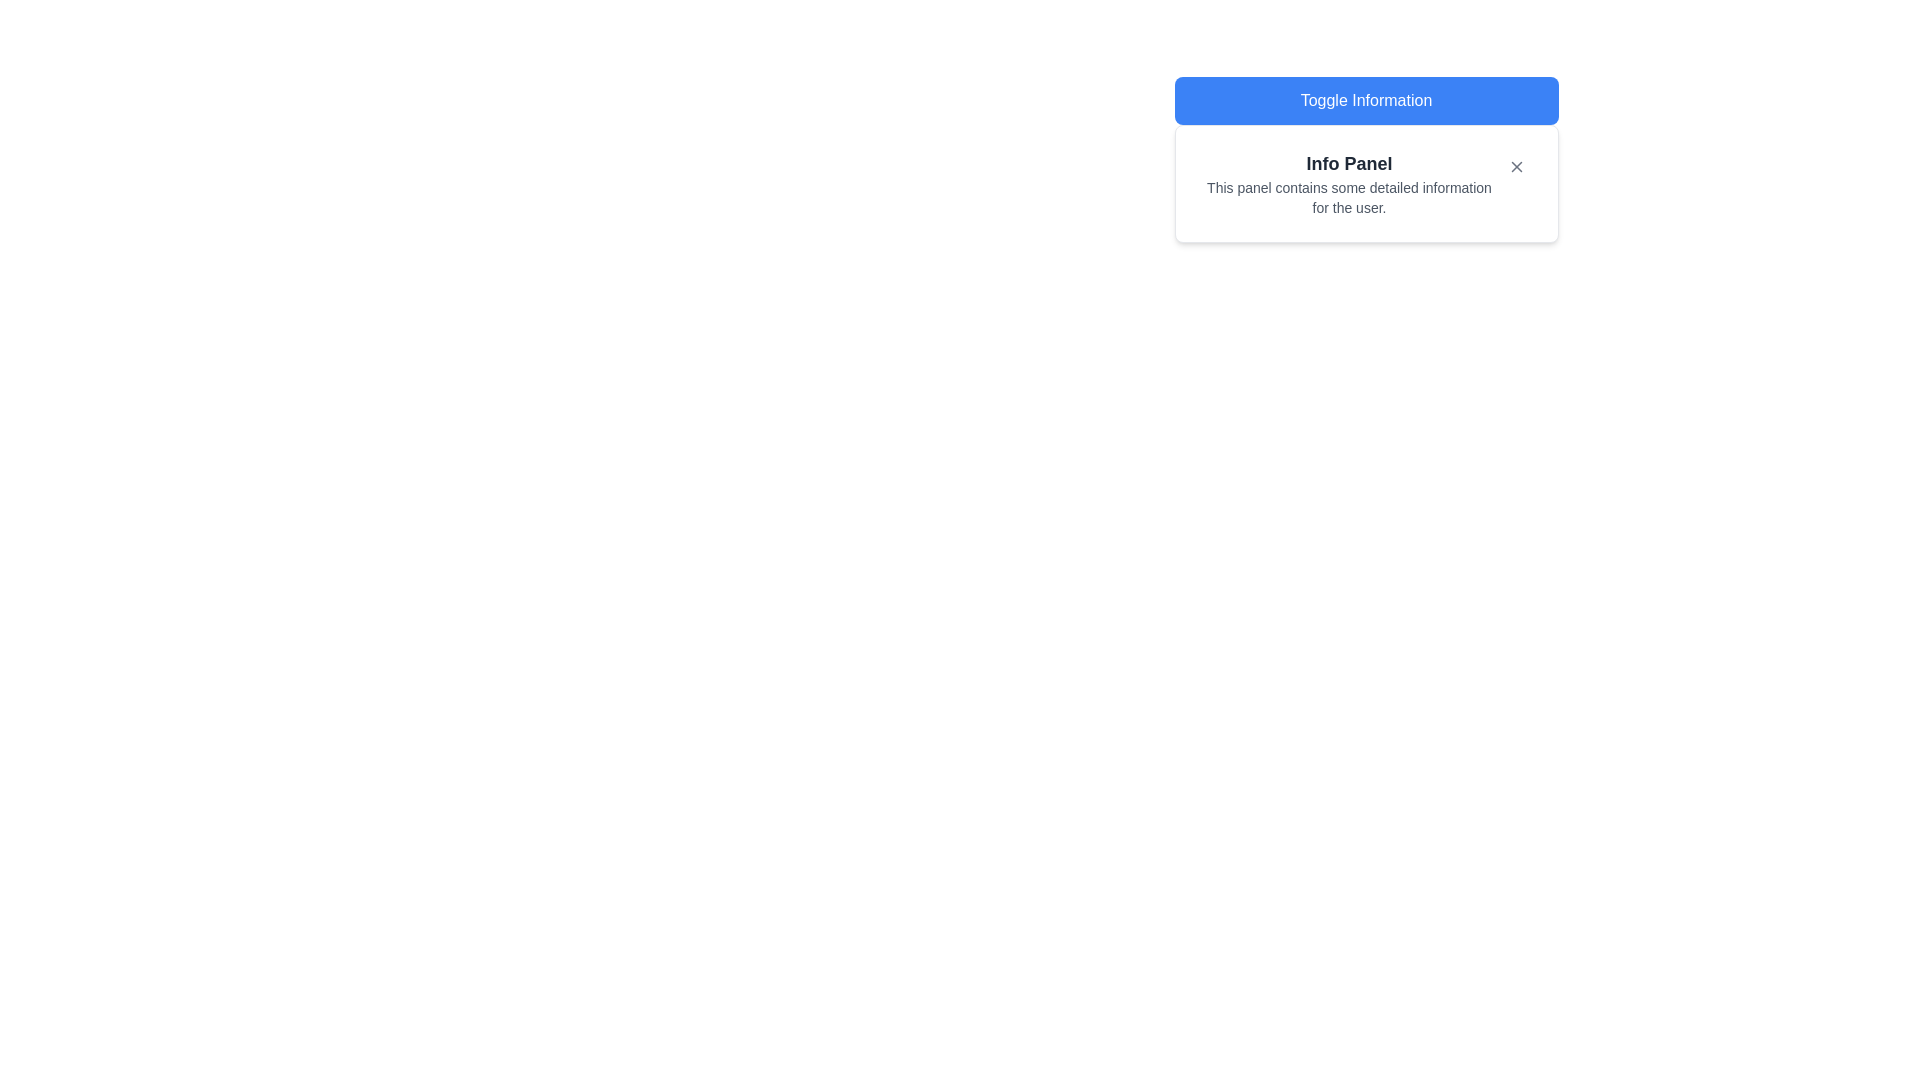 Image resolution: width=1920 pixels, height=1080 pixels. What do you see at coordinates (1349, 163) in the screenshot?
I see `the title text element located at the upper portion of the information panel` at bounding box center [1349, 163].